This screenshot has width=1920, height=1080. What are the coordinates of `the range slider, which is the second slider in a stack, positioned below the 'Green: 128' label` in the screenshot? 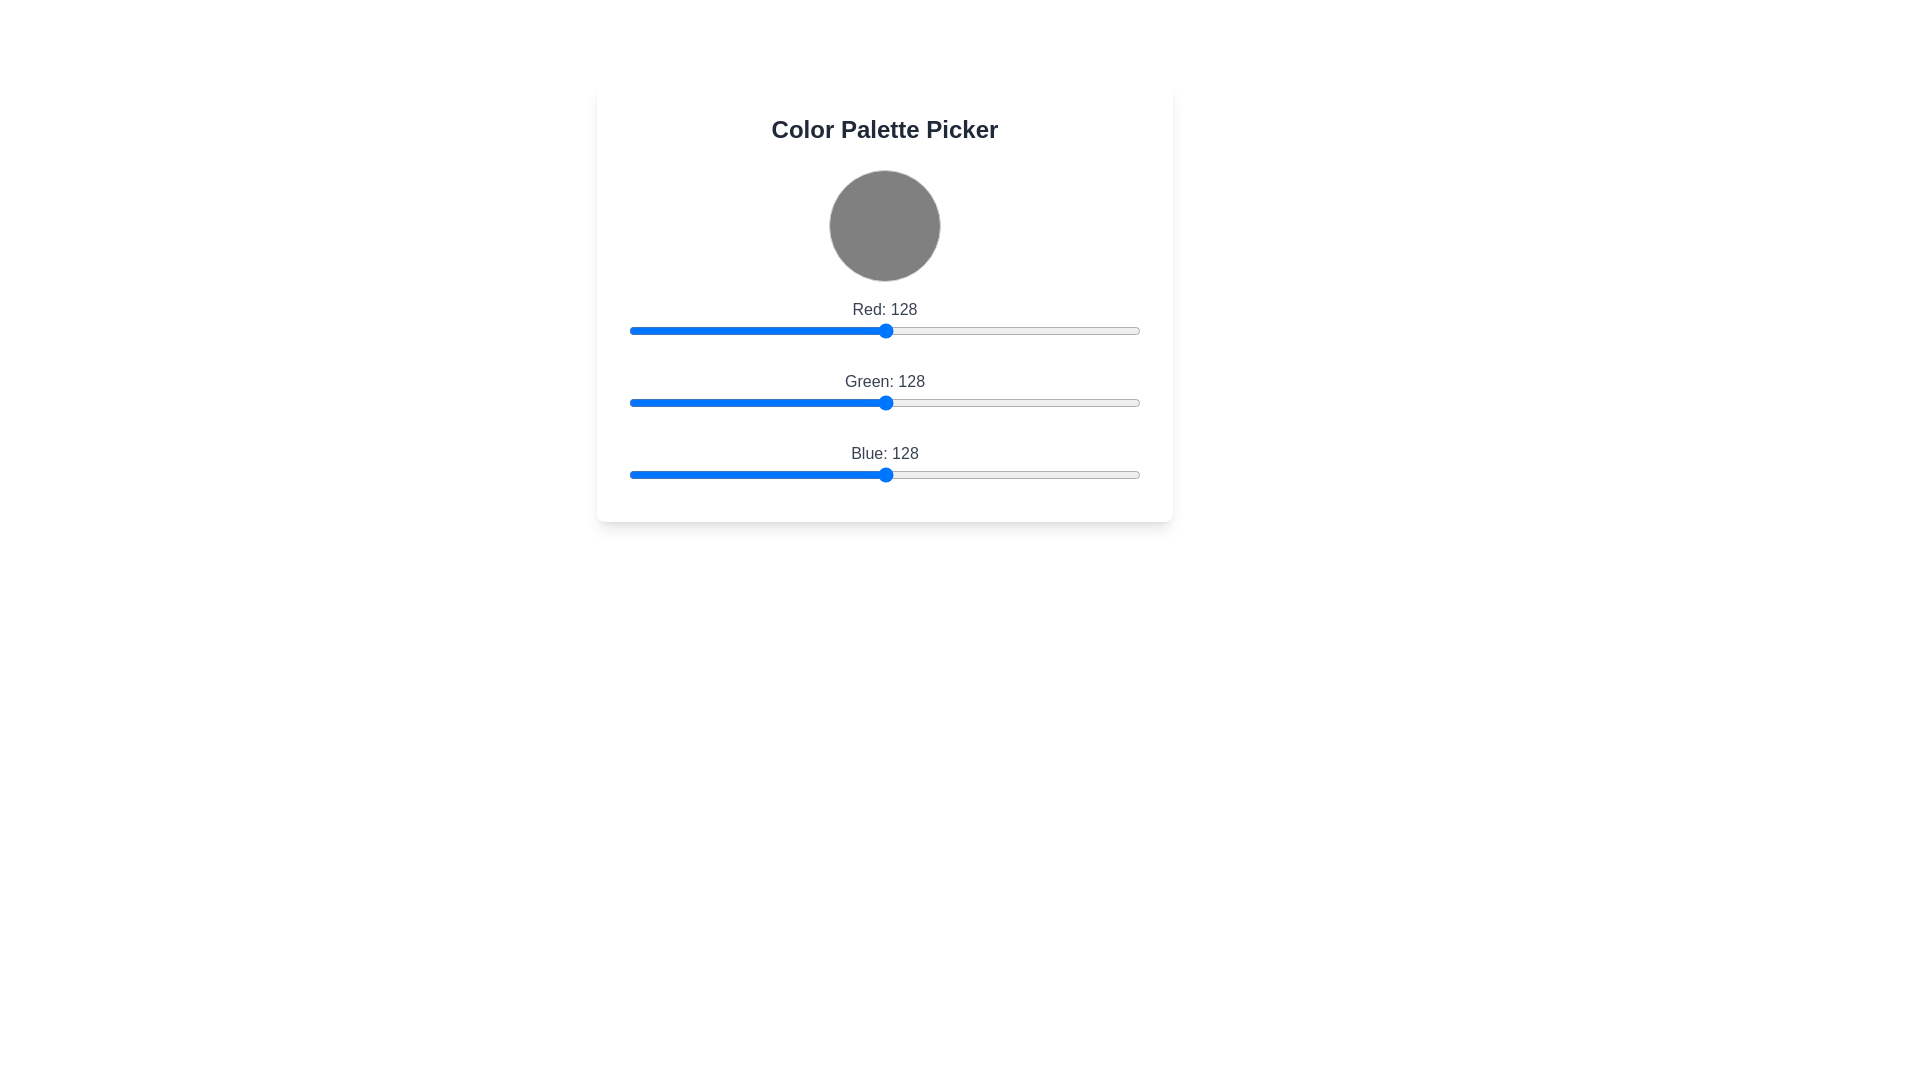 It's located at (883, 402).